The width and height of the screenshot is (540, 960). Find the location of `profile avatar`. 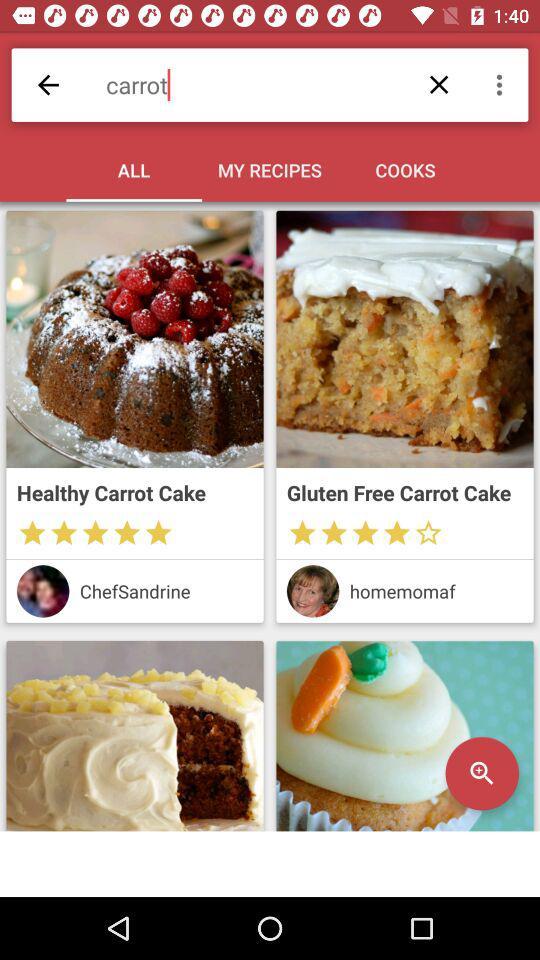

profile avatar is located at coordinates (313, 591).